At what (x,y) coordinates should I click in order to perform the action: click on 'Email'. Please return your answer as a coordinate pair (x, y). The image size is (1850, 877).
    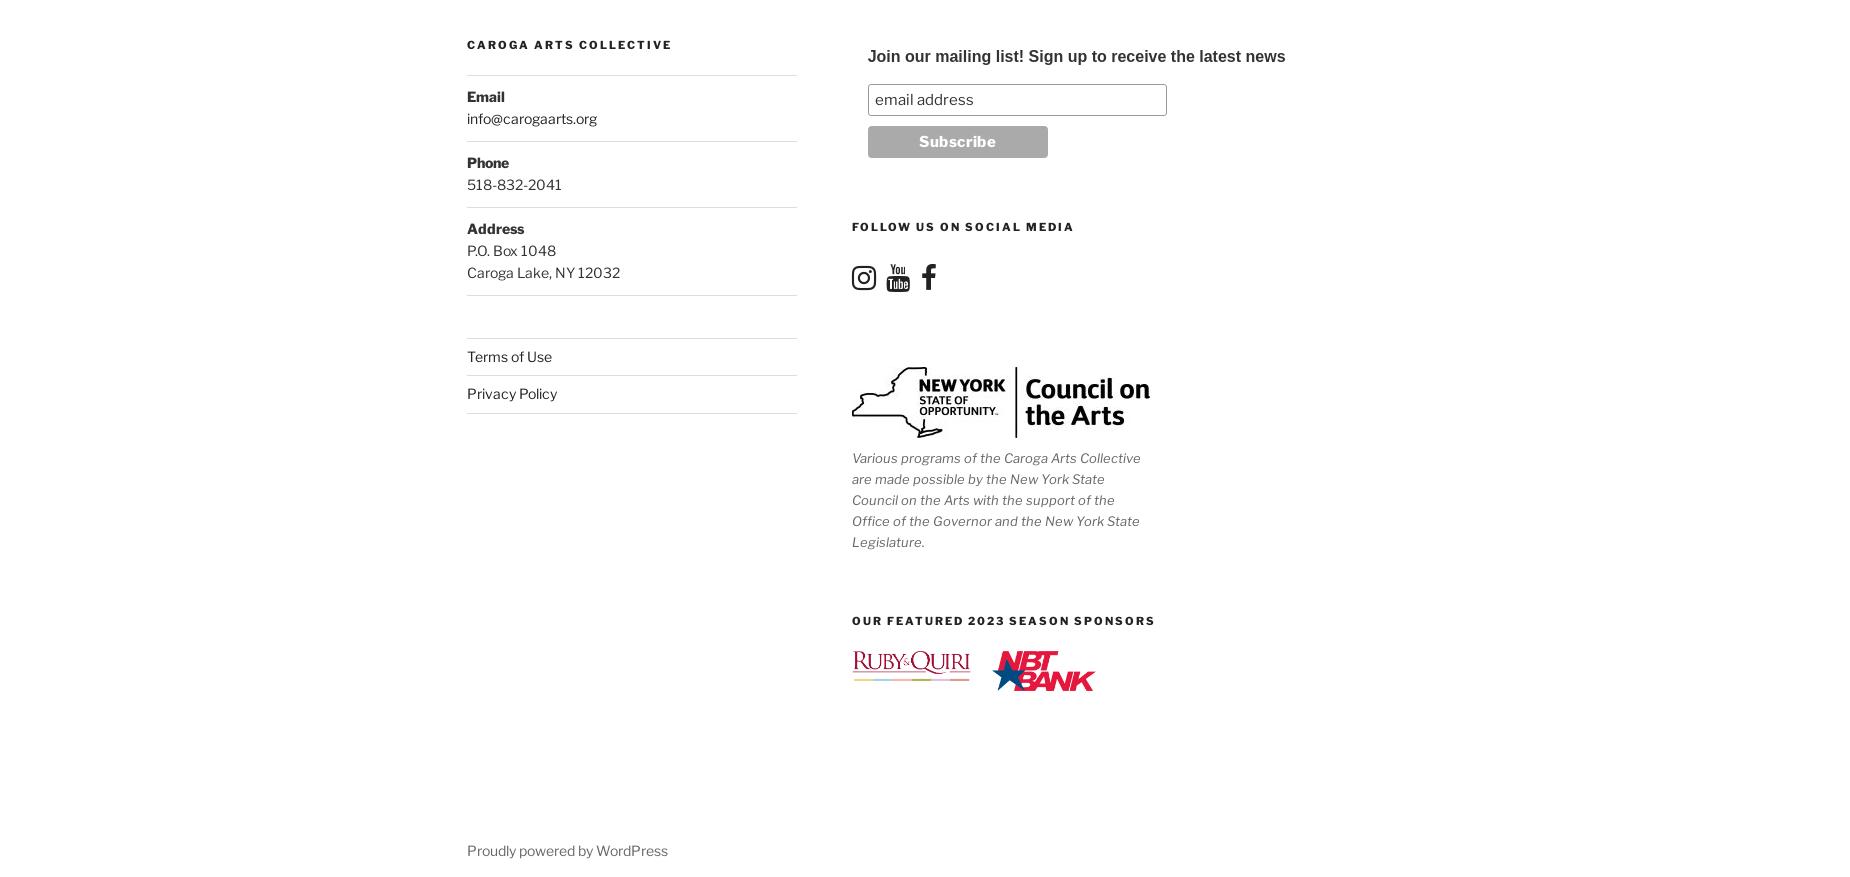
    Looking at the image, I should click on (485, 96).